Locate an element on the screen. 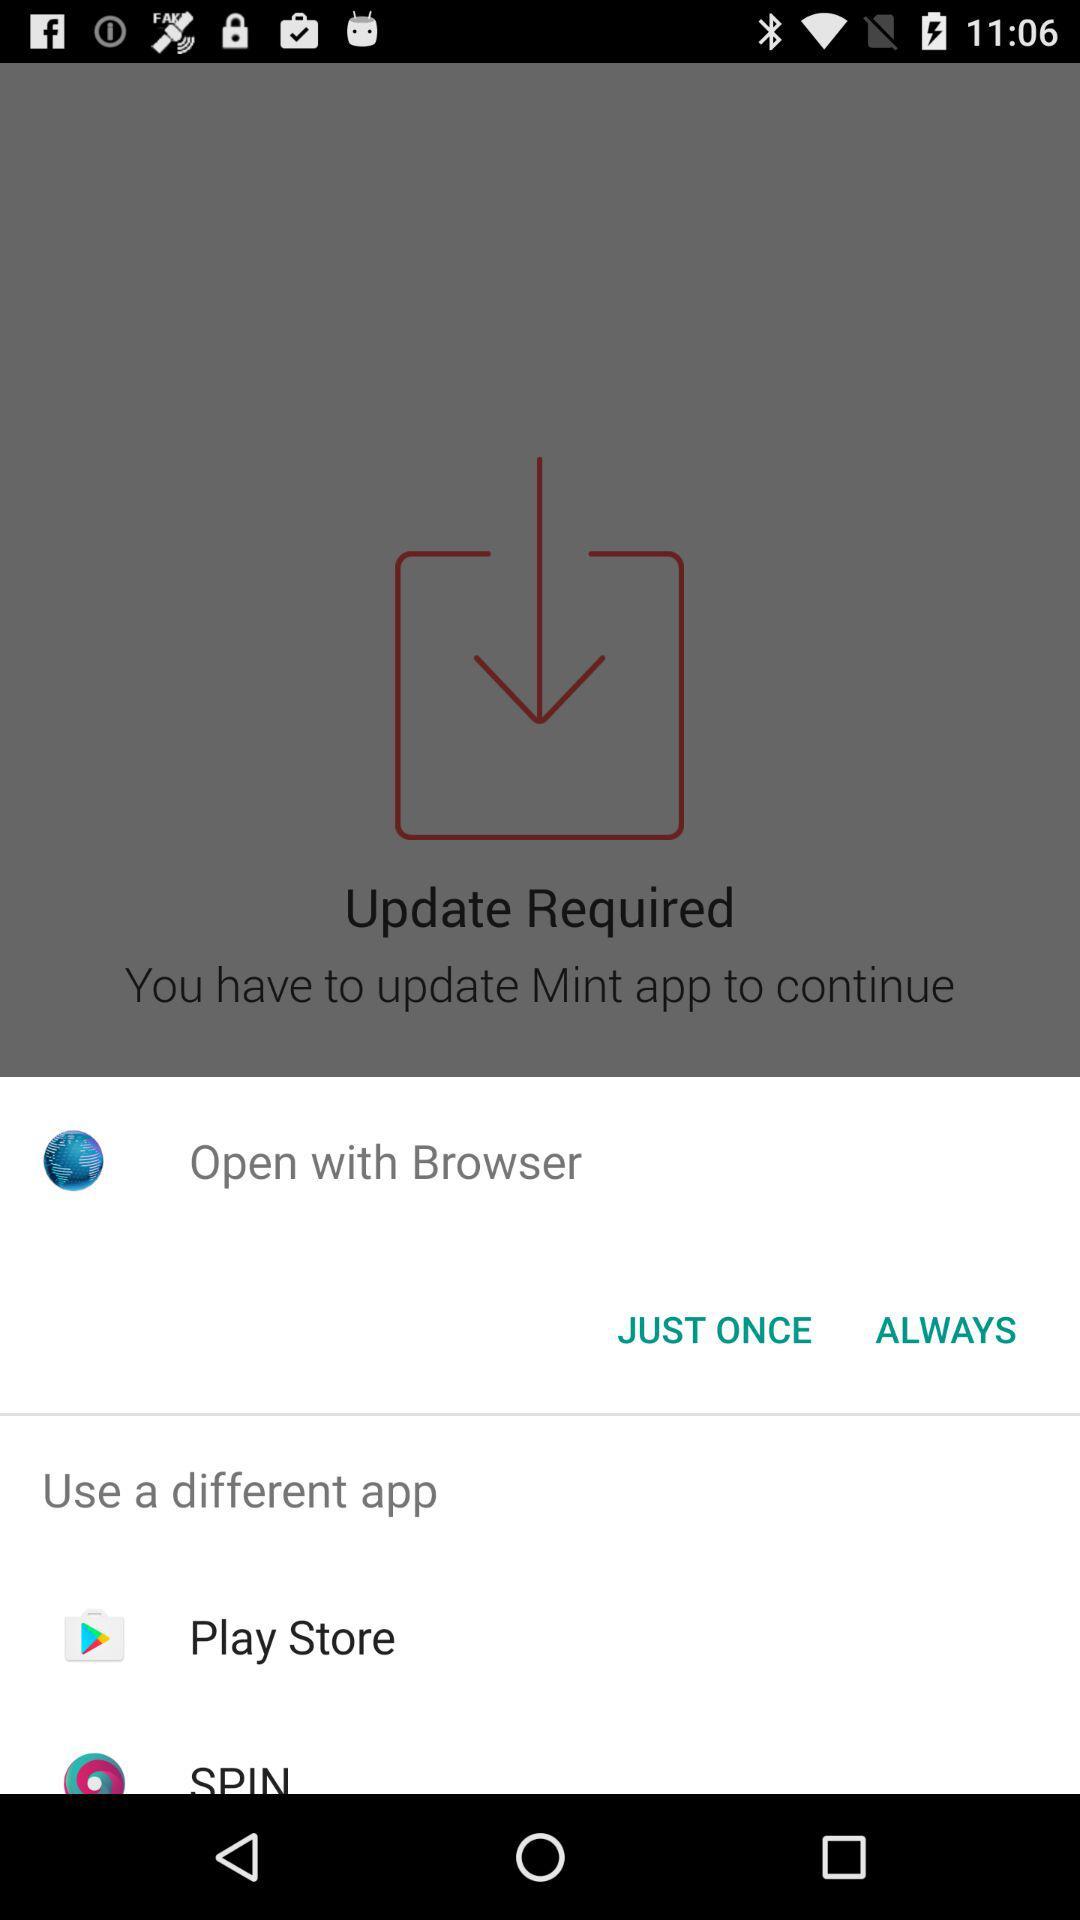  icon next to just once item is located at coordinates (945, 1329).